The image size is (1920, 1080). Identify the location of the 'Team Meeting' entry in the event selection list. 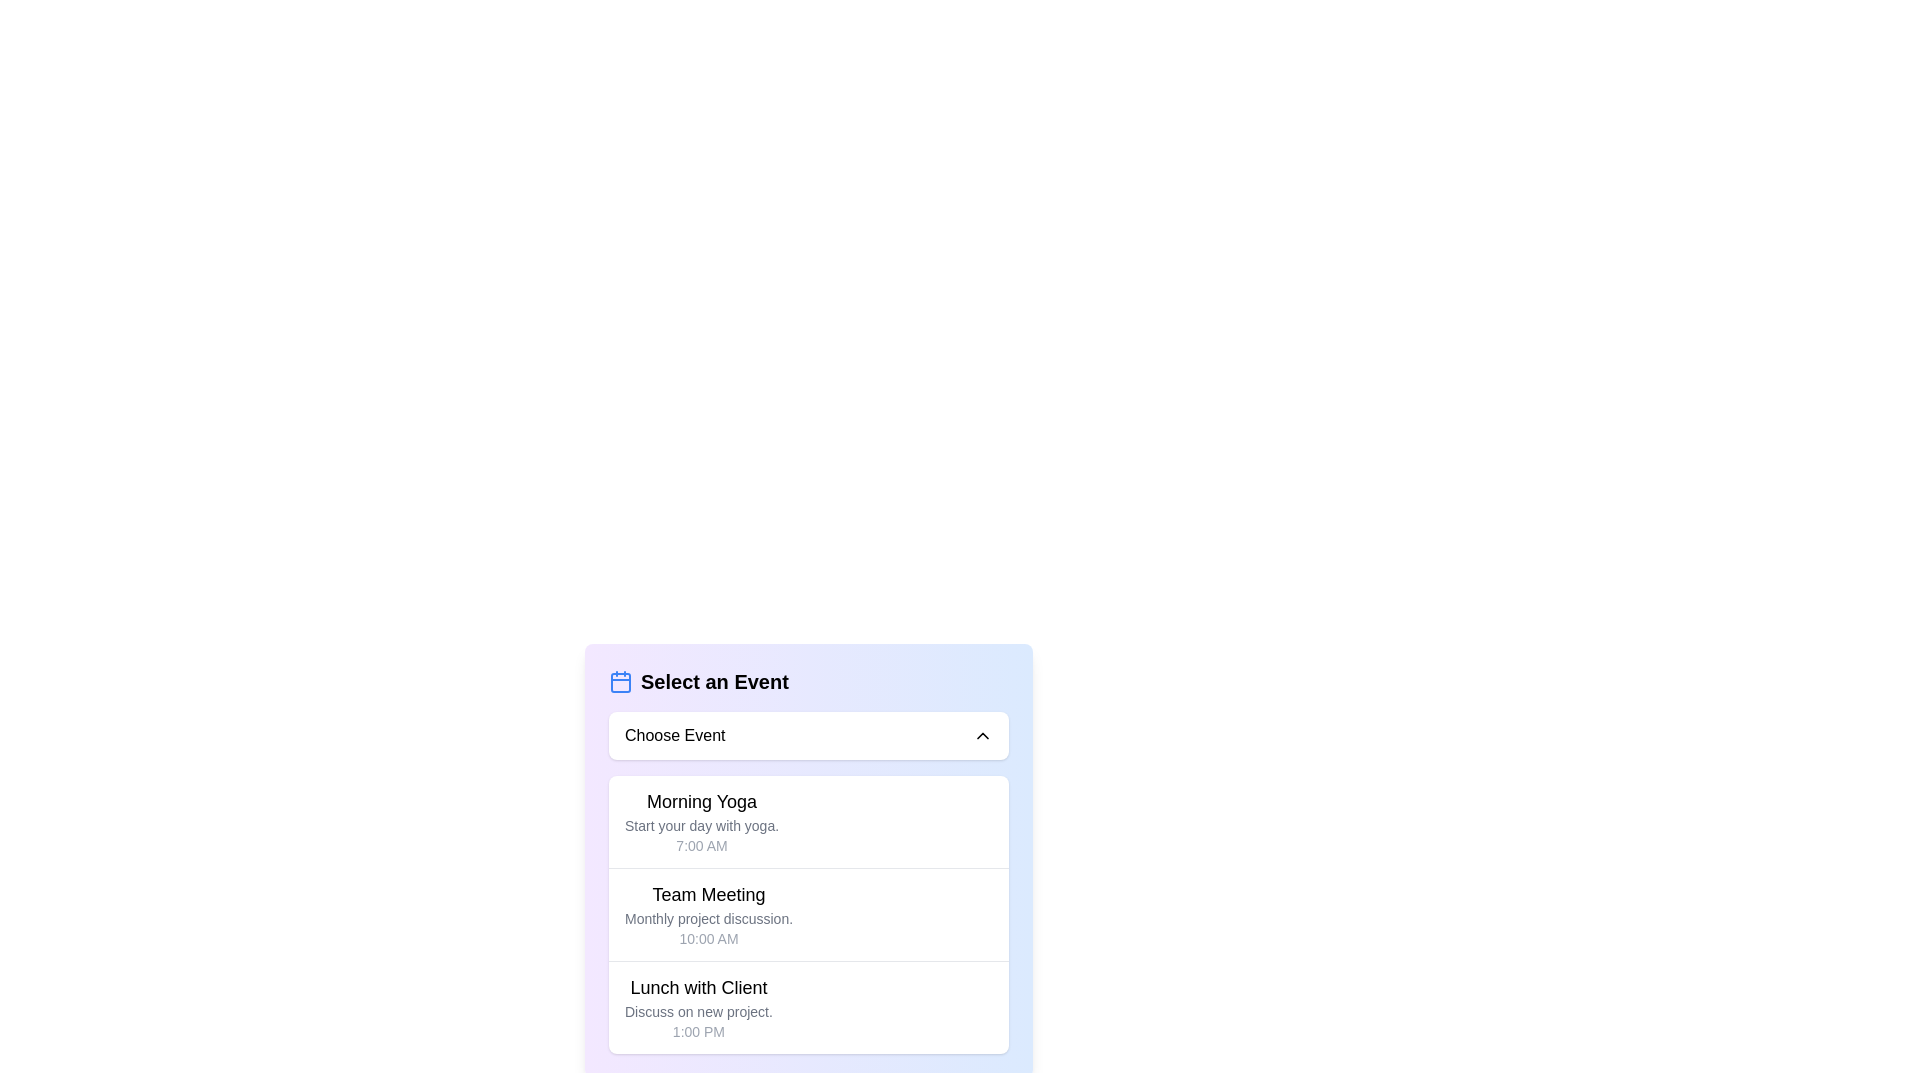
(709, 914).